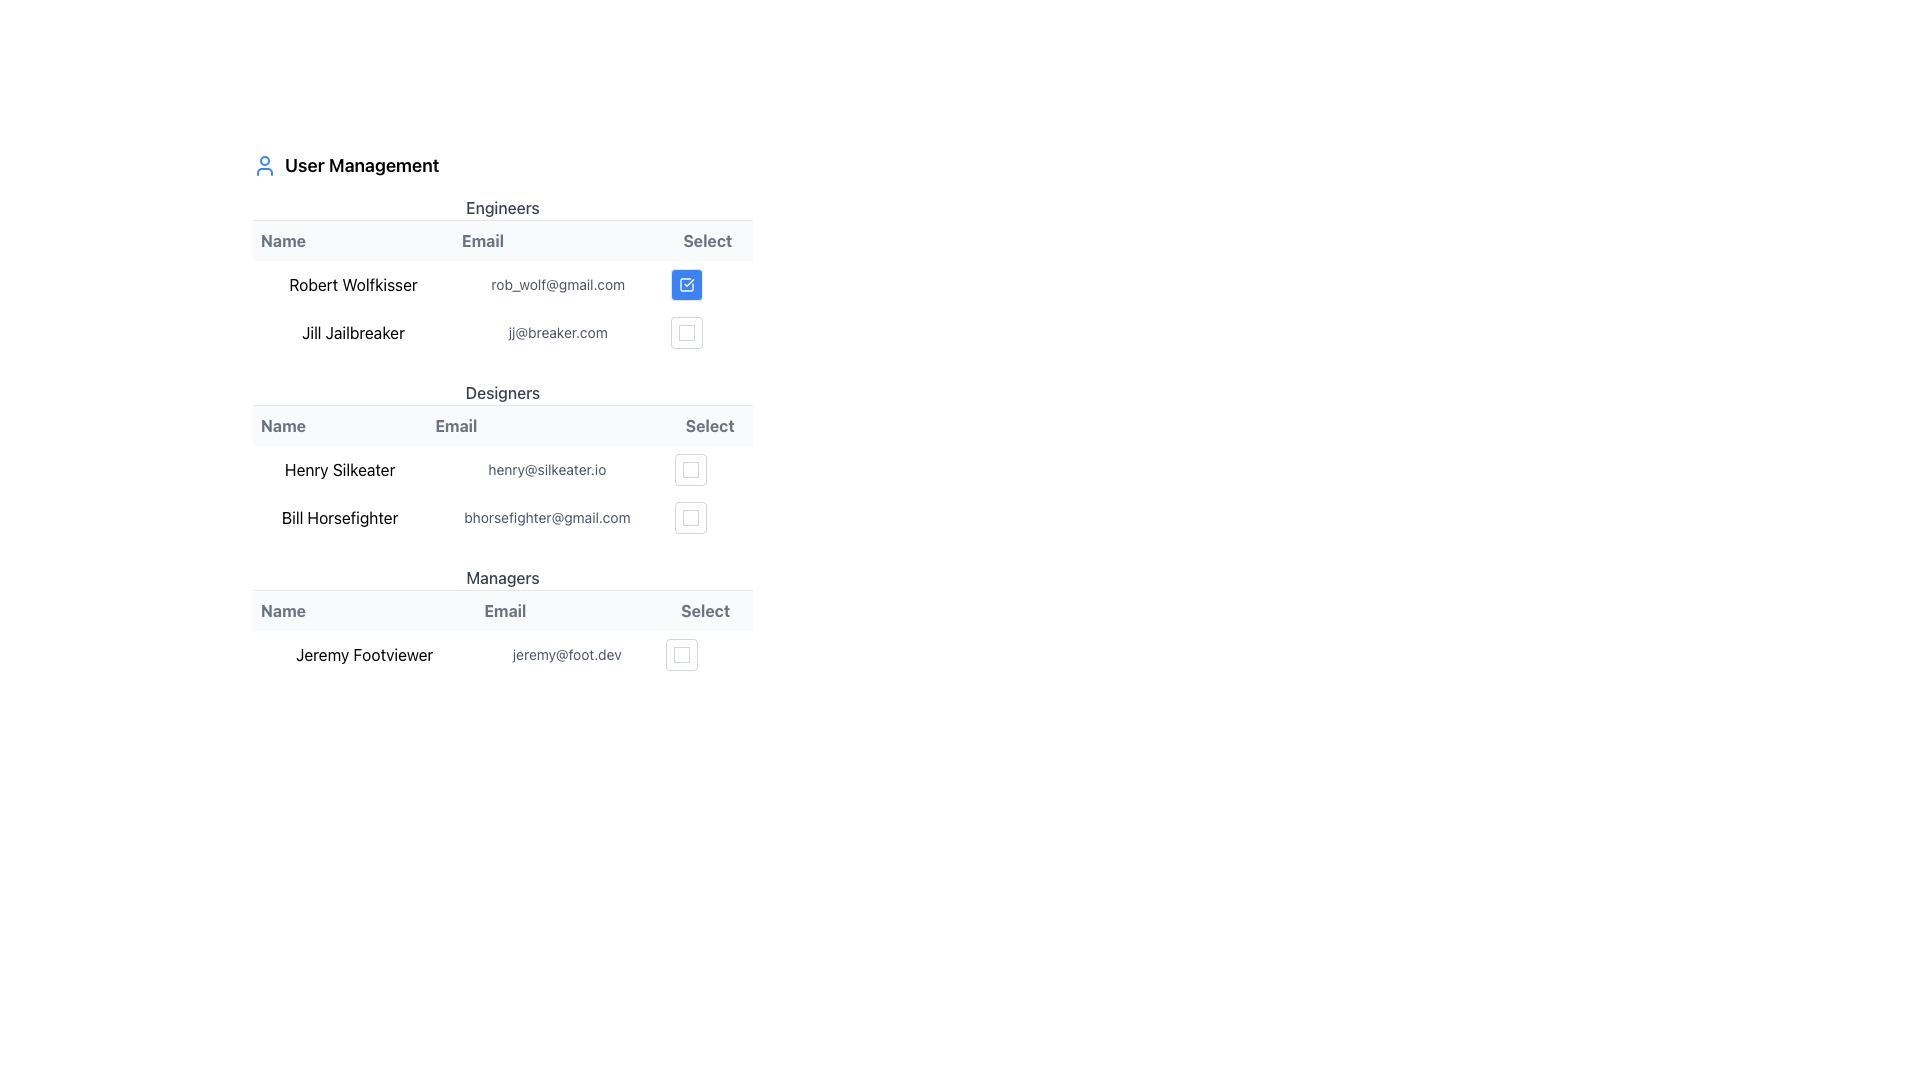 The width and height of the screenshot is (1920, 1080). Describe the element at coordinates (503, 470) in the screenshot. I see `the first row in the 'Designers' section of the user management interface that displays details for 'Henry Silkeater'` at that location.